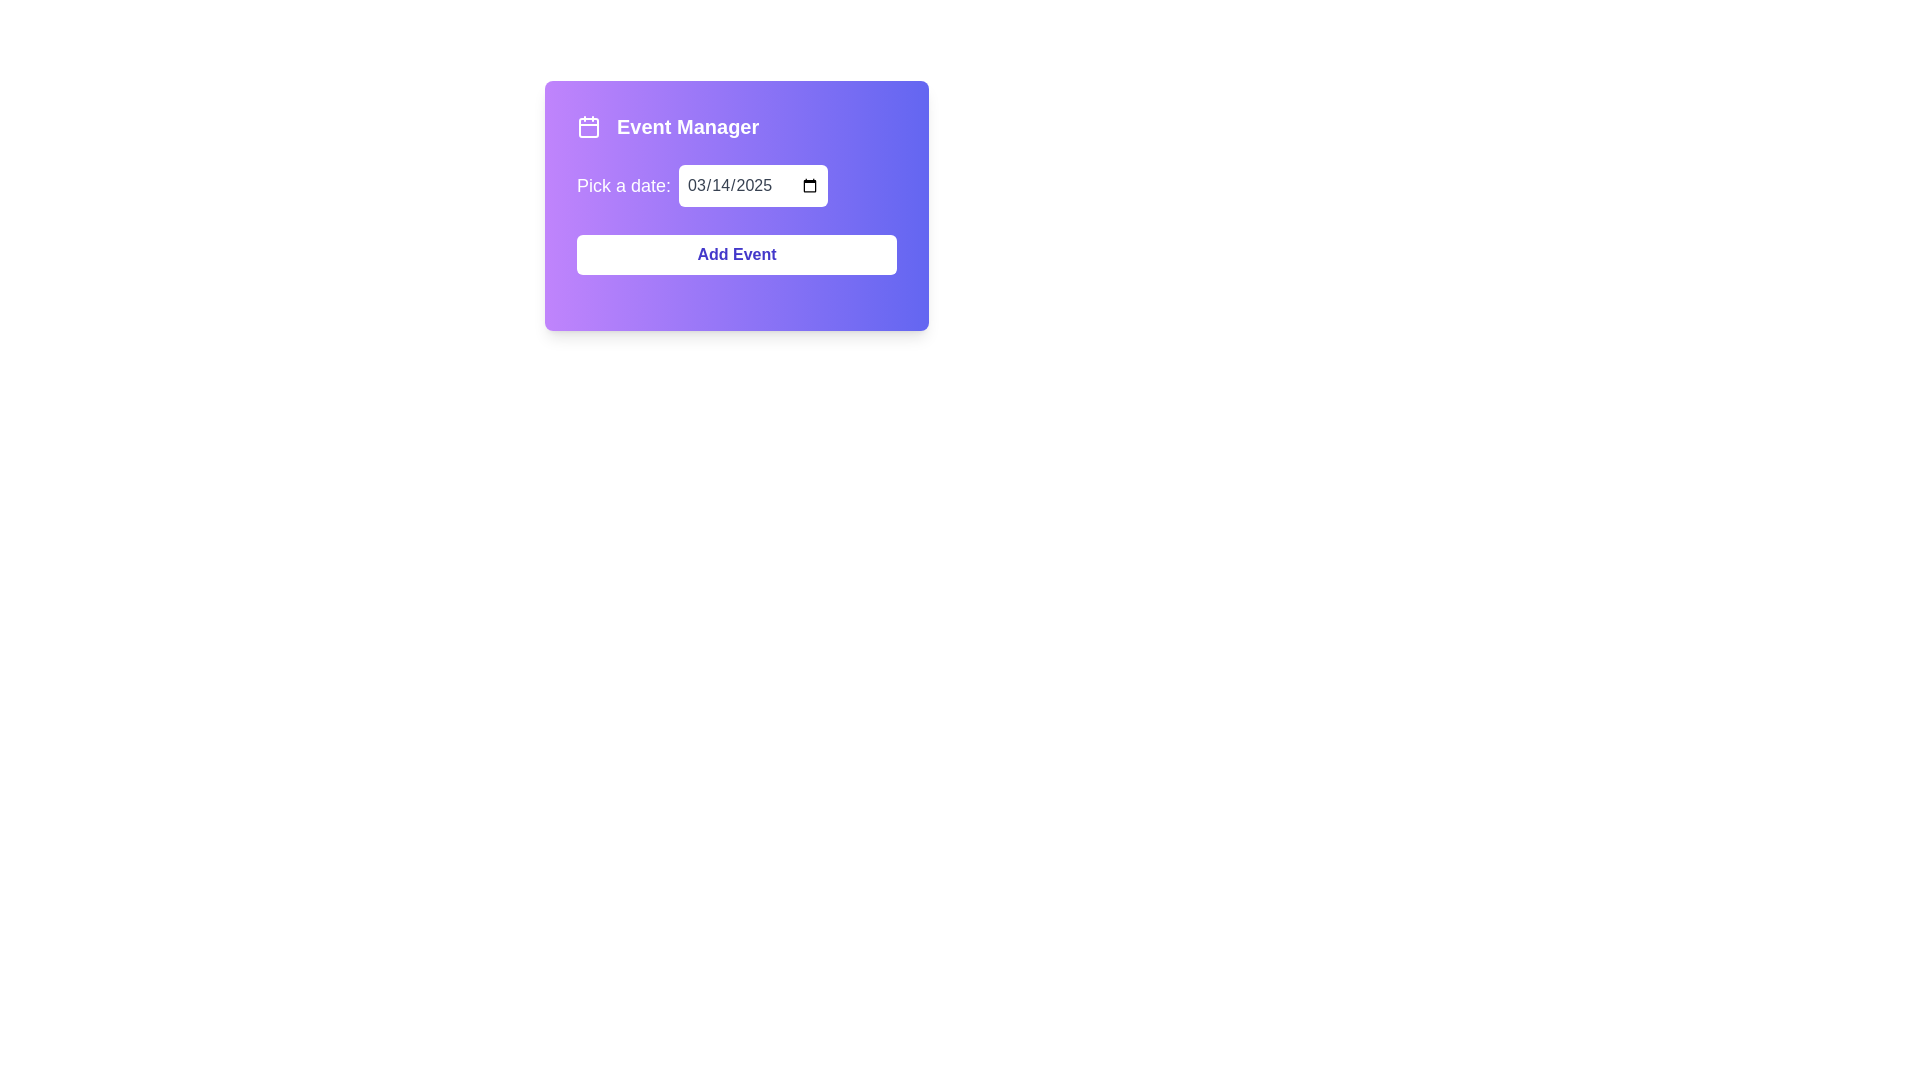  What do you see at coordinates (736, 185) in the screenshot?
I see `the date input field within the Date Picker Input Group that displays '03/14/2025' to type a date` at bounding box center [736, 185].